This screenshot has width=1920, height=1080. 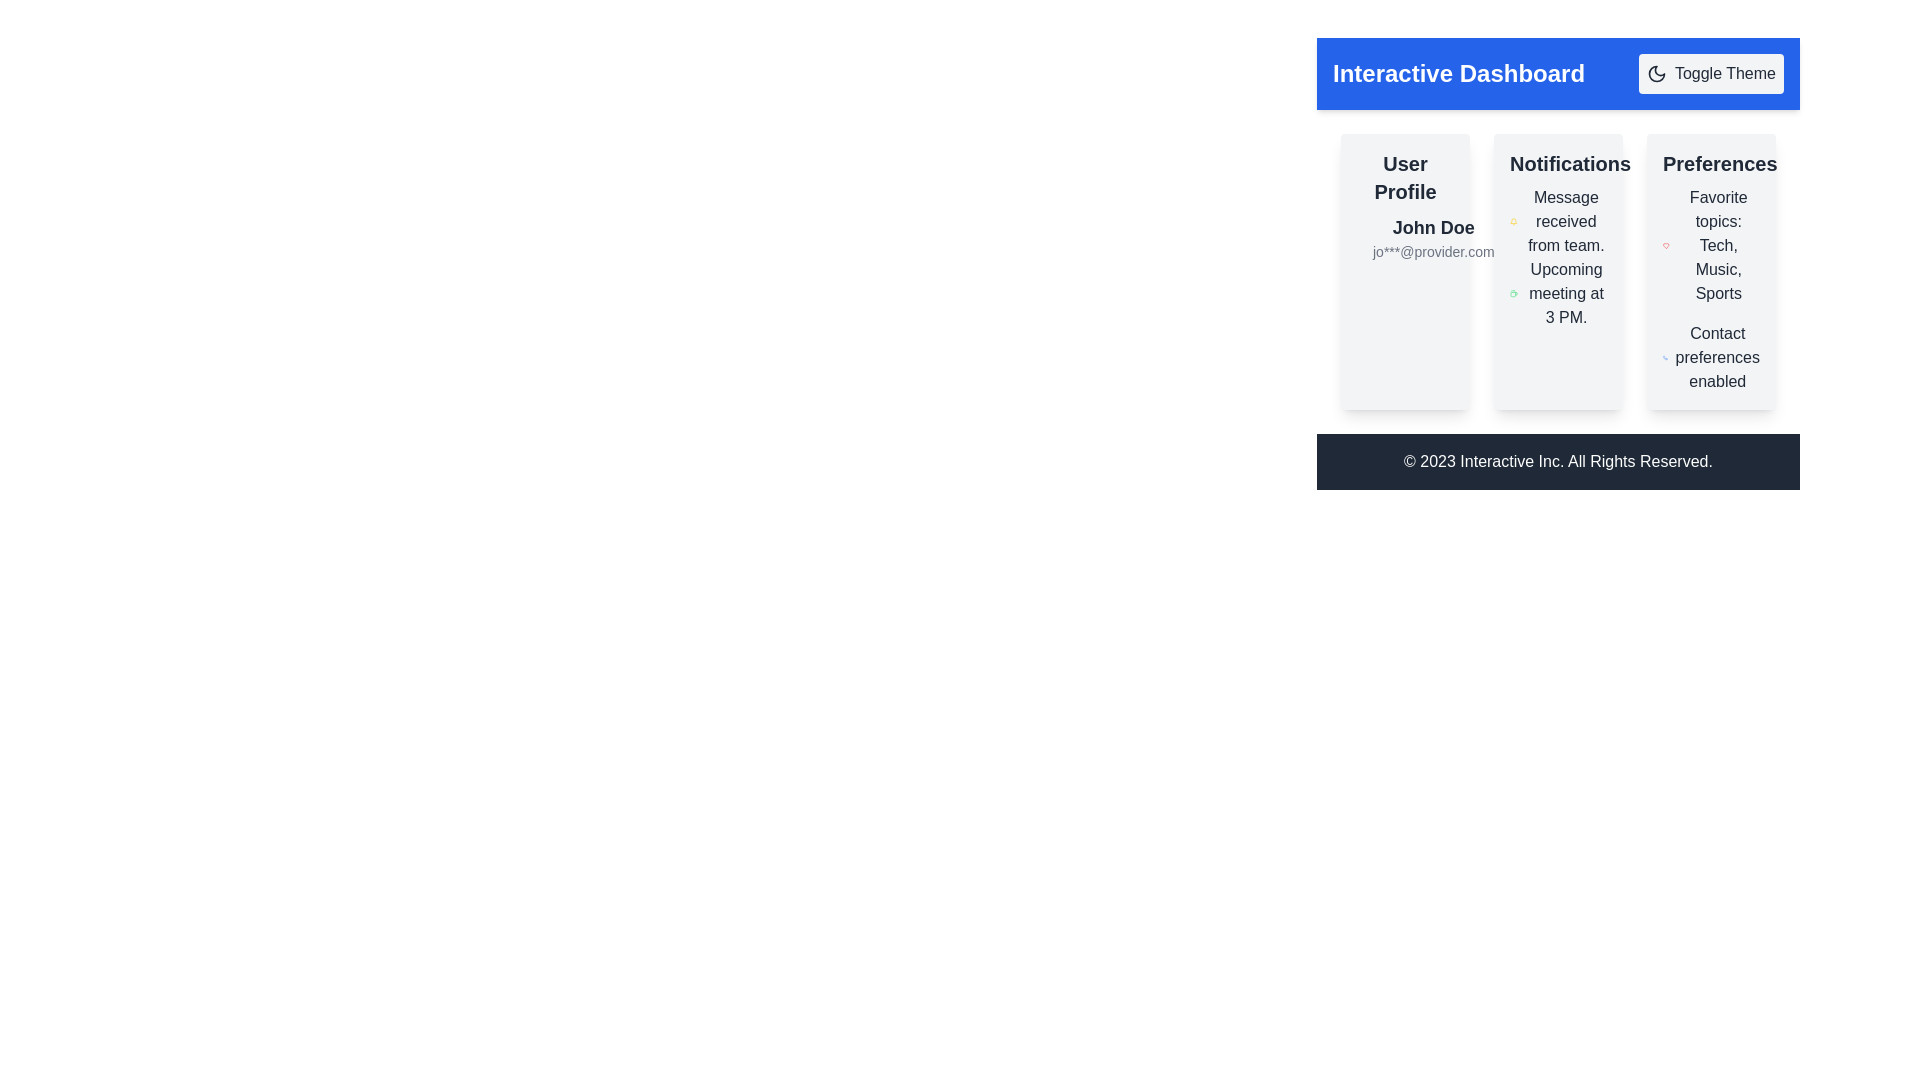 I want to click on the 'John Doe' text label located at the top of the 'User Profile' card, which displays the user's name in bold font, so click(x=1432, y=226).